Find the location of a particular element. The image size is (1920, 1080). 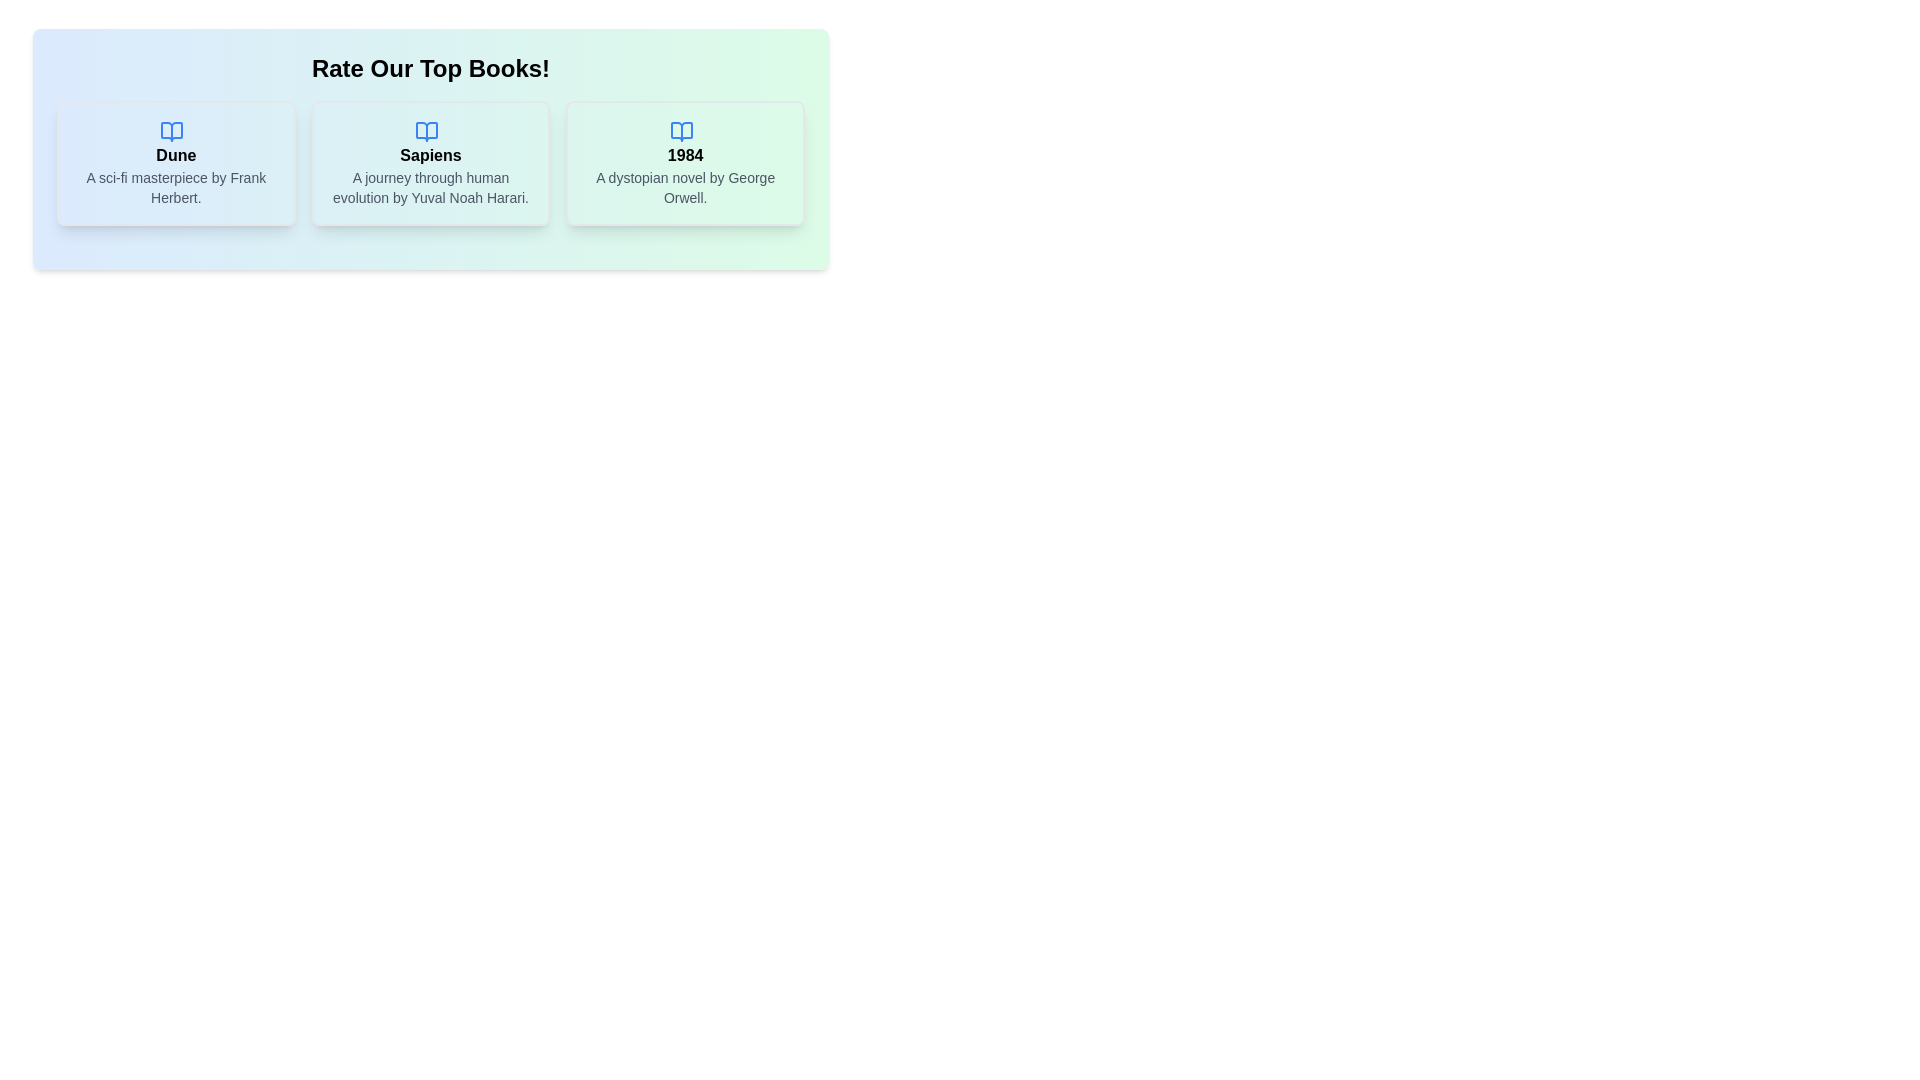

the text display element that shows the title 'Dune' in bold font, located at the top of its containing card is located at coordinates (176, 154).